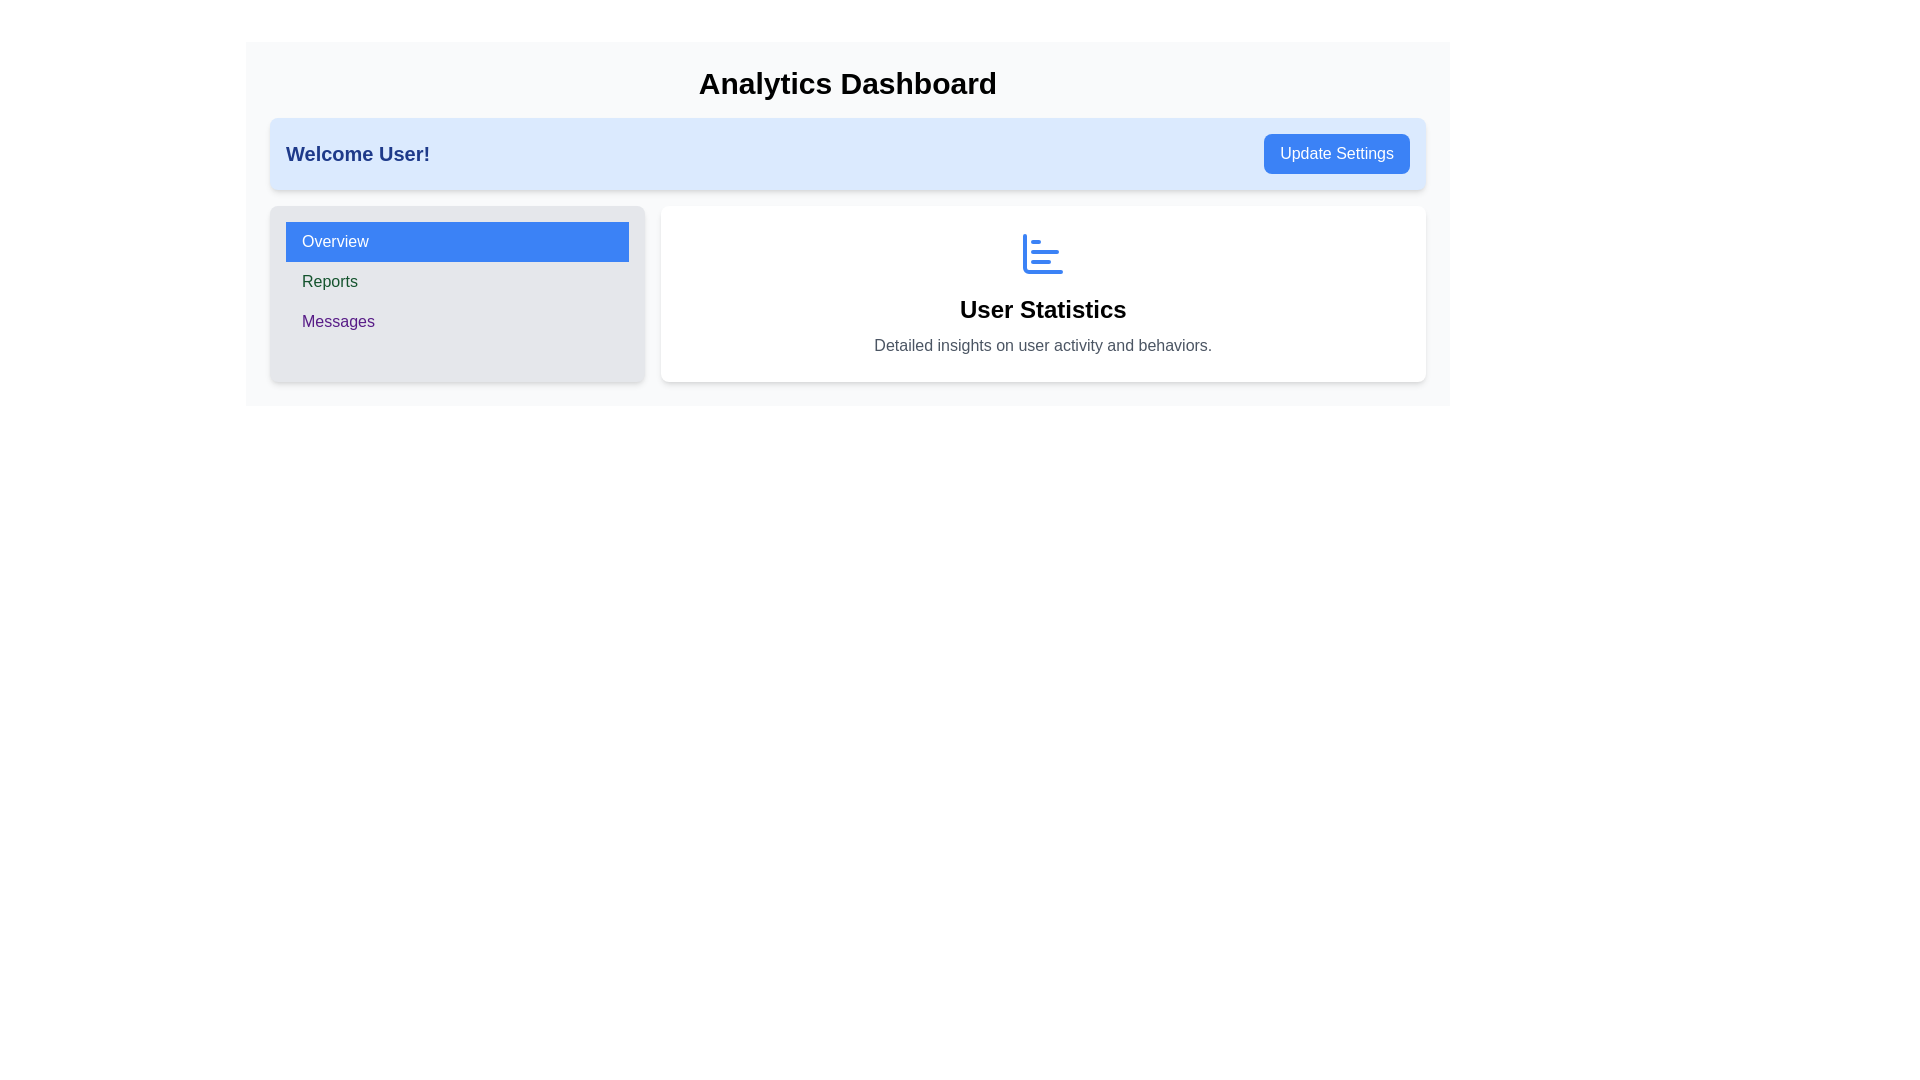 This screenshot has width=1920, height=1080. Describe the element at coordinates (1337, 153) in the screenshot. I see `the blue button labeled 'Update Settings' located` at that location.